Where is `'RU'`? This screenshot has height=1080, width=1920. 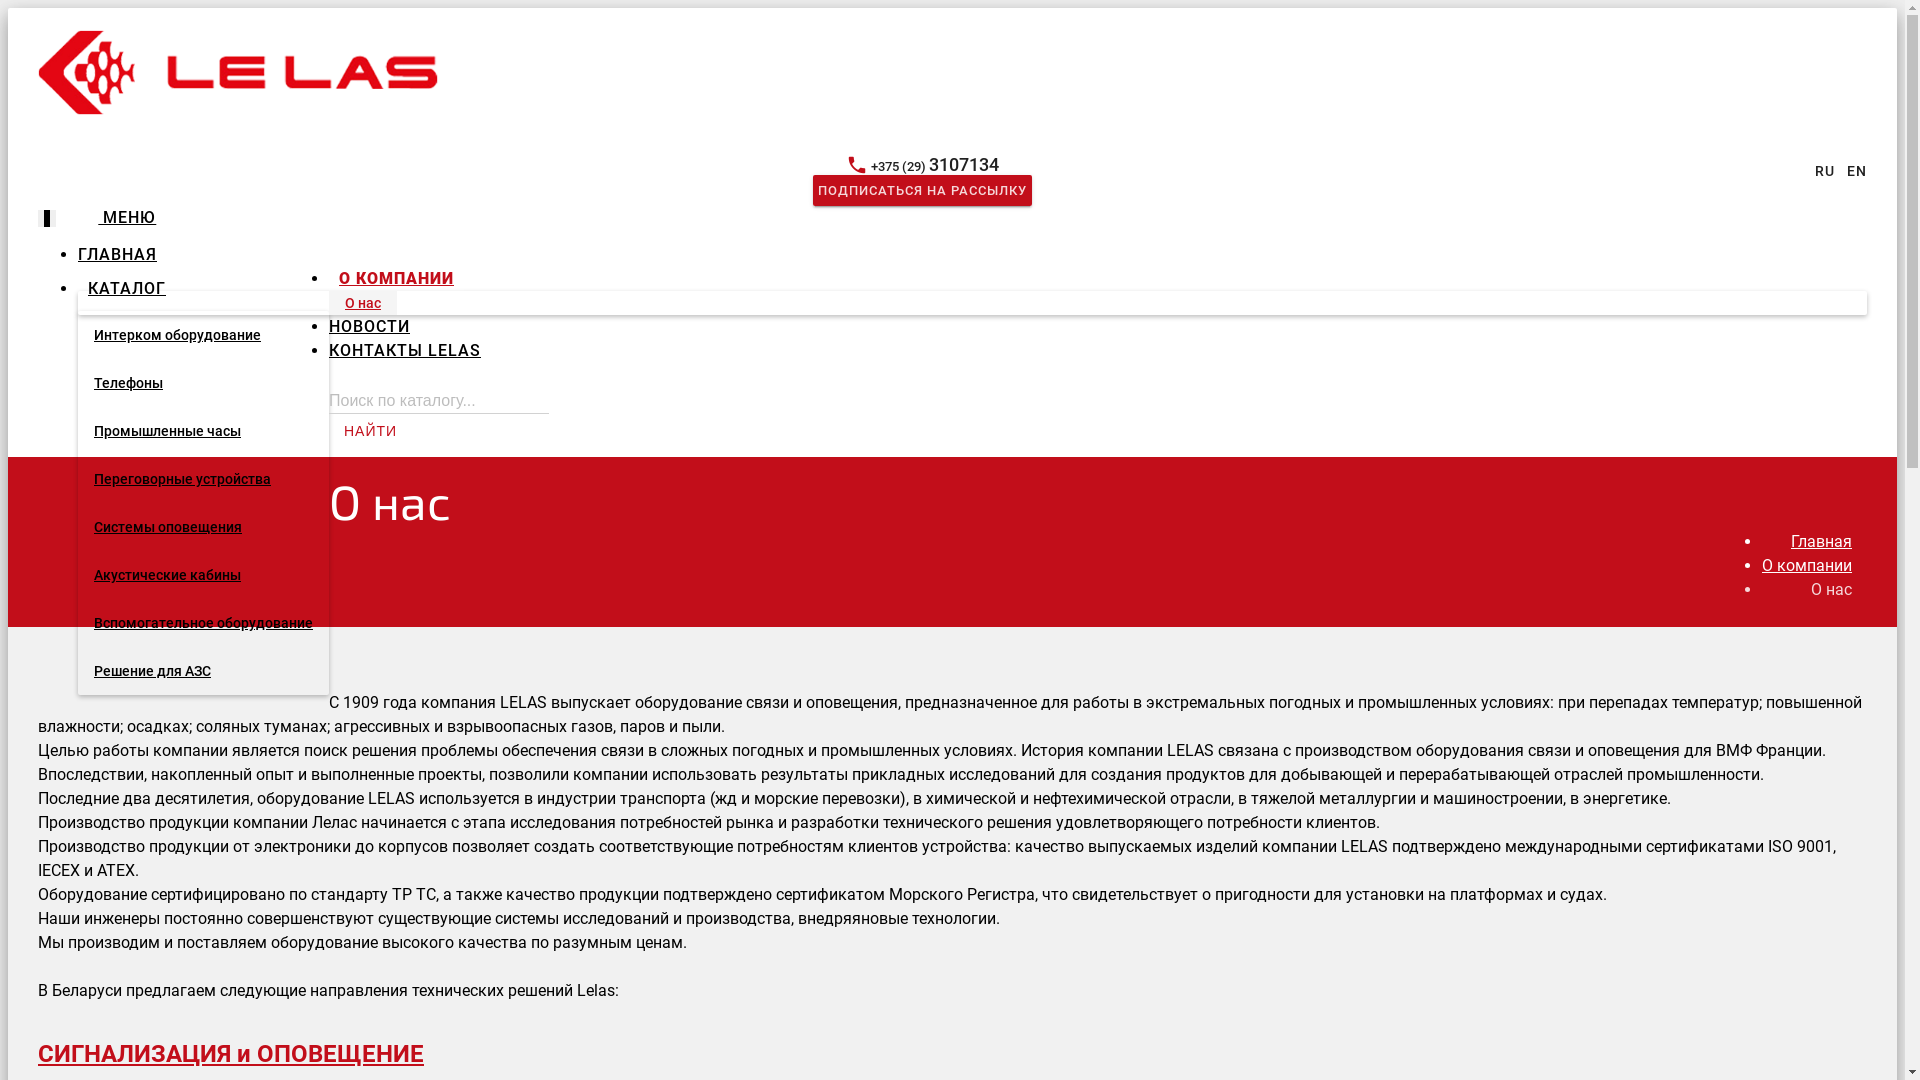
'RU' is located at coordinates (1824, 169).